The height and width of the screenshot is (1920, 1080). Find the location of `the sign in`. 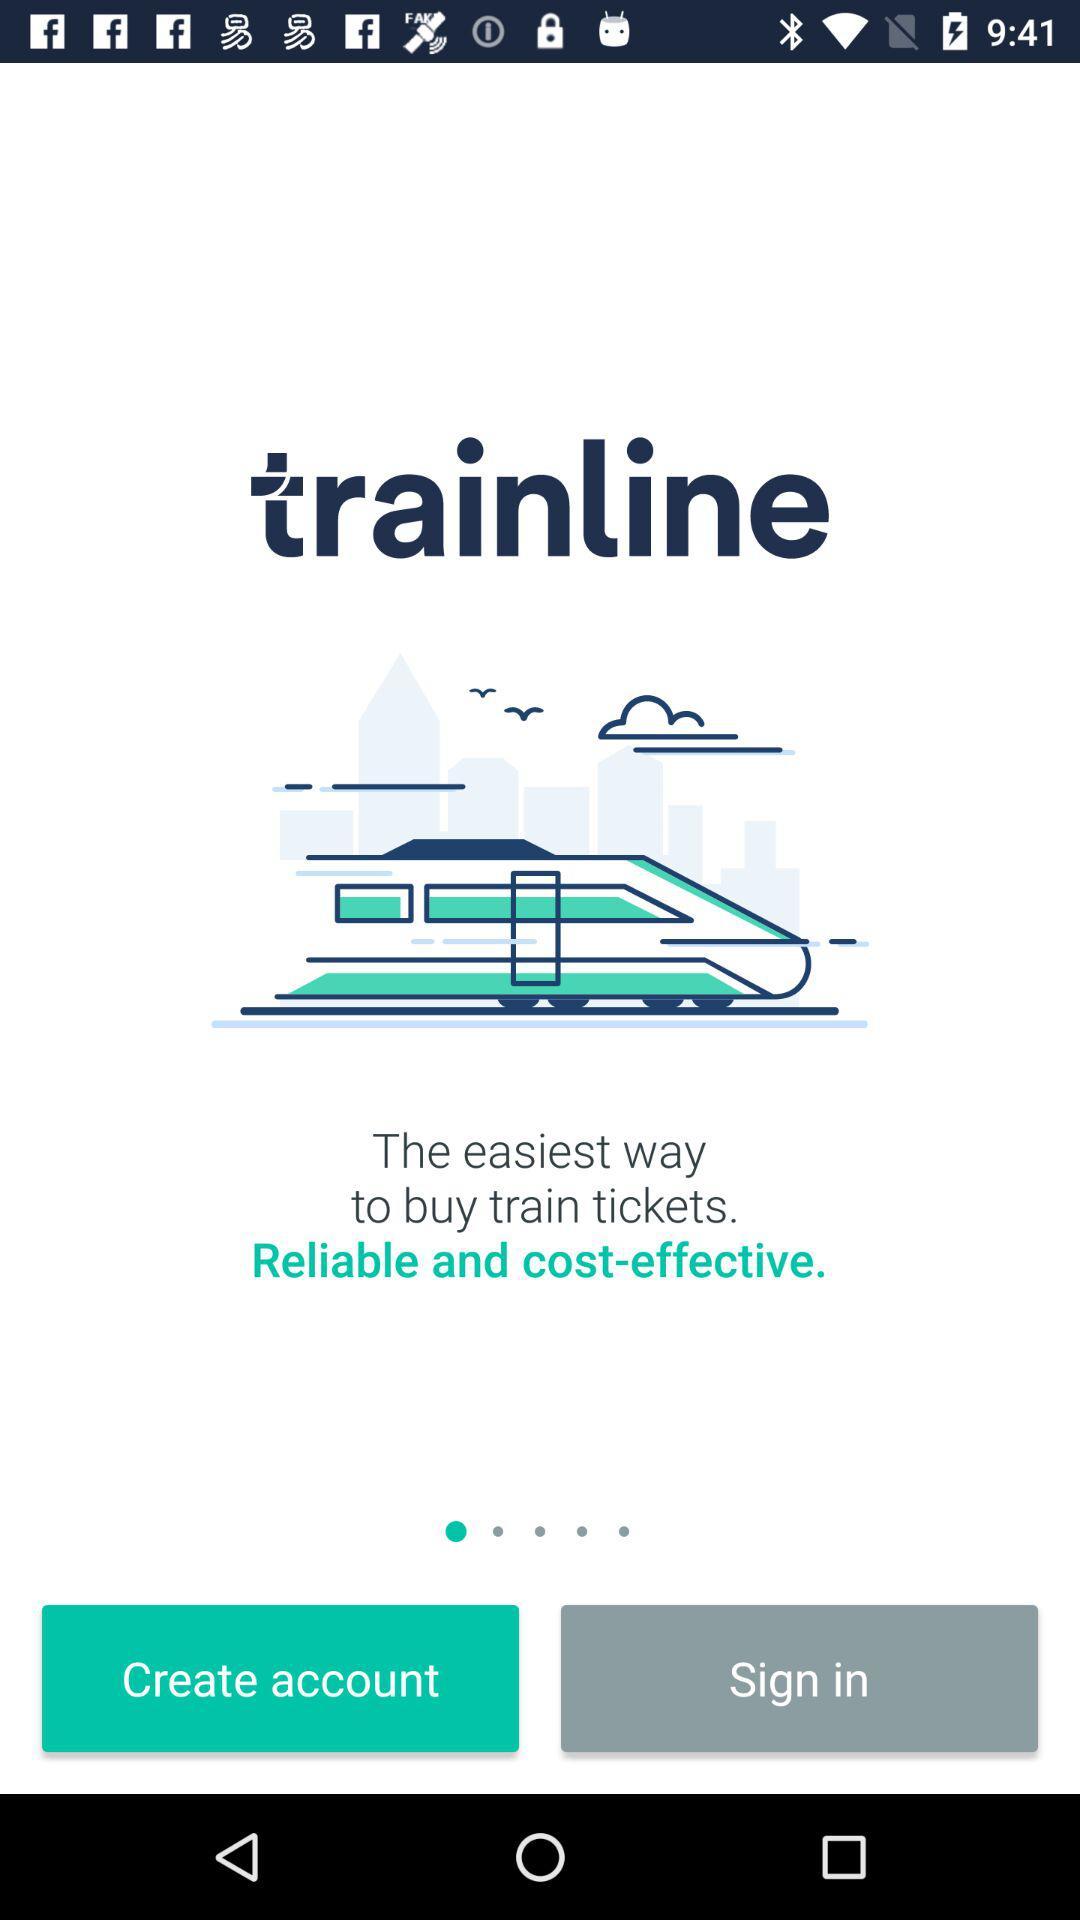

the sign in is located at coordinates (798, 1678).